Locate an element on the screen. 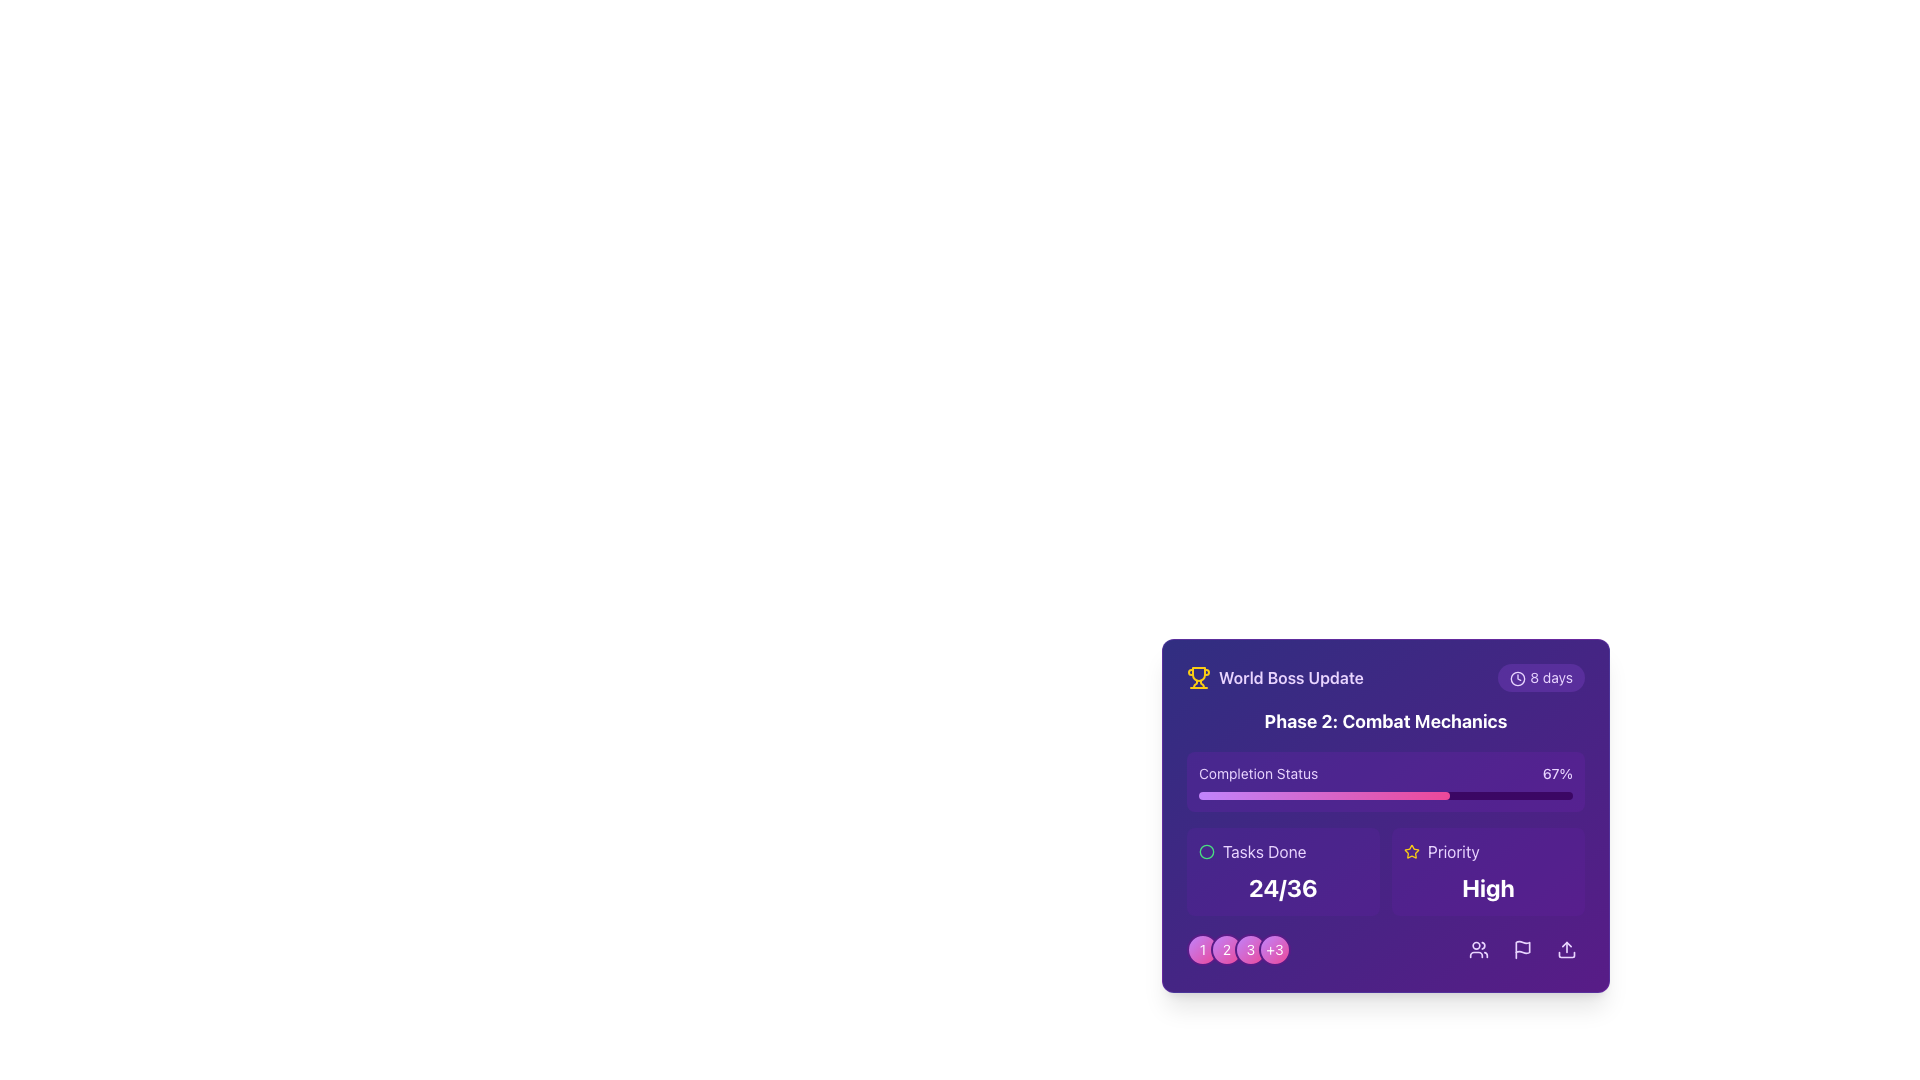 Image resolution: width=1920 pixels, height=1080 pixels. the flag icon located at the bottom right corner of the card interface, which features thin strokes and curves typical in vector graphics is located at coordinates (1521, 946).